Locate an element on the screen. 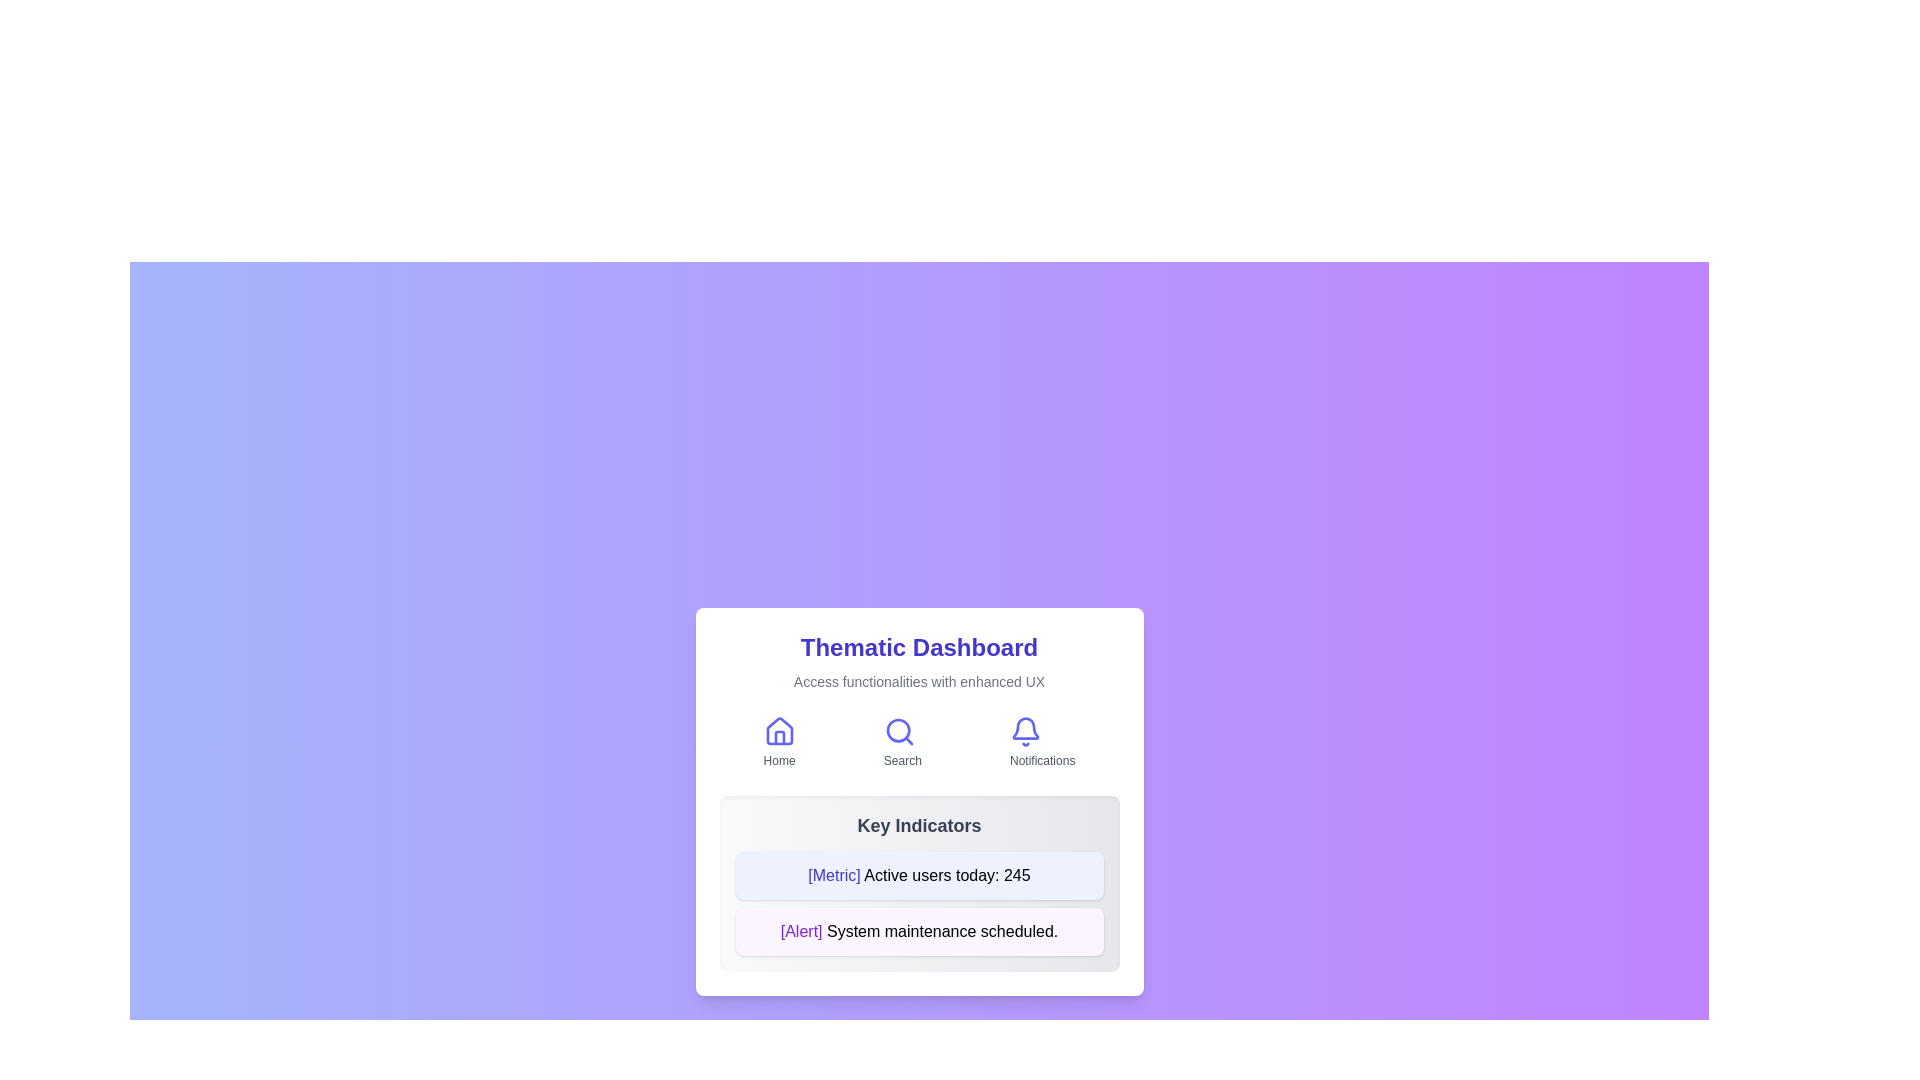  the 'Home' text label, which is a small gray text displayed below a house icon, serving as a descriptive label for the icon above it is located at coordinates (778, 760).